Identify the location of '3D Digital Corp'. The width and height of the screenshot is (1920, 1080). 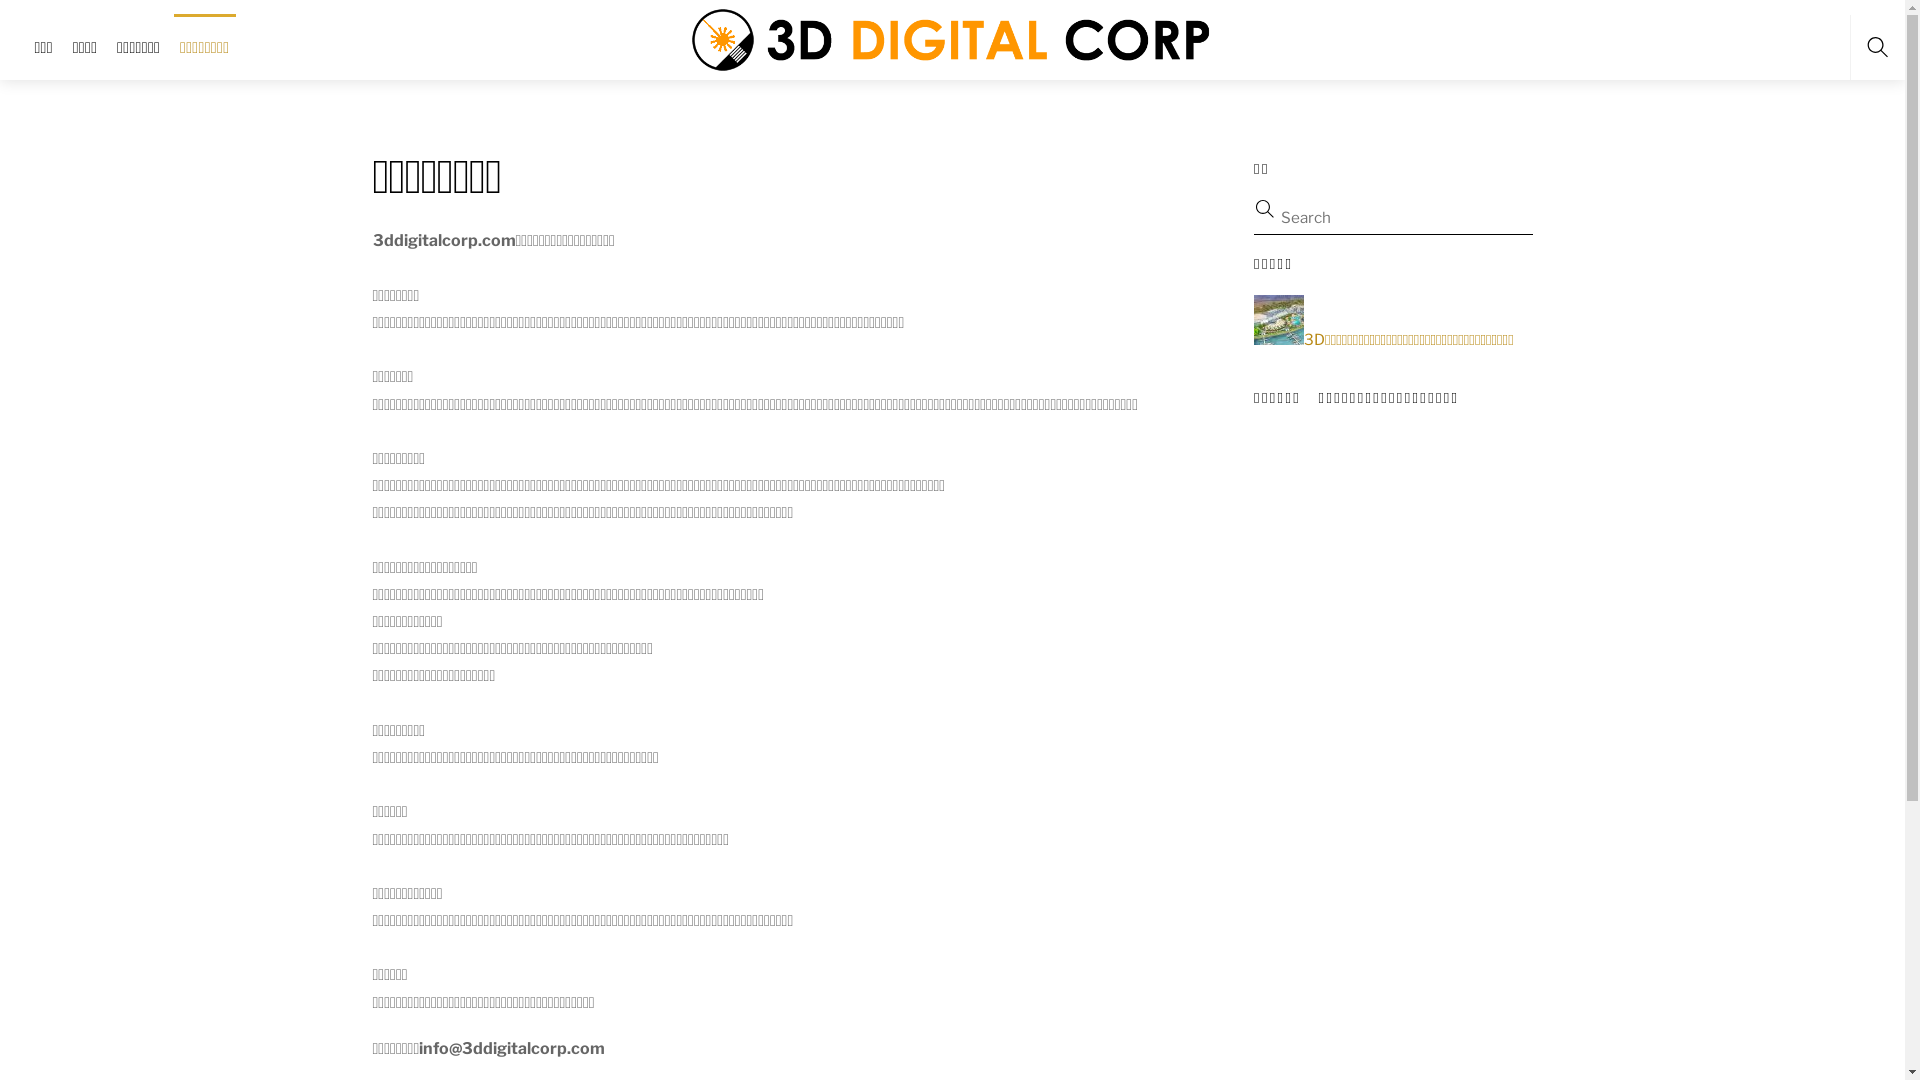
(953, 39).